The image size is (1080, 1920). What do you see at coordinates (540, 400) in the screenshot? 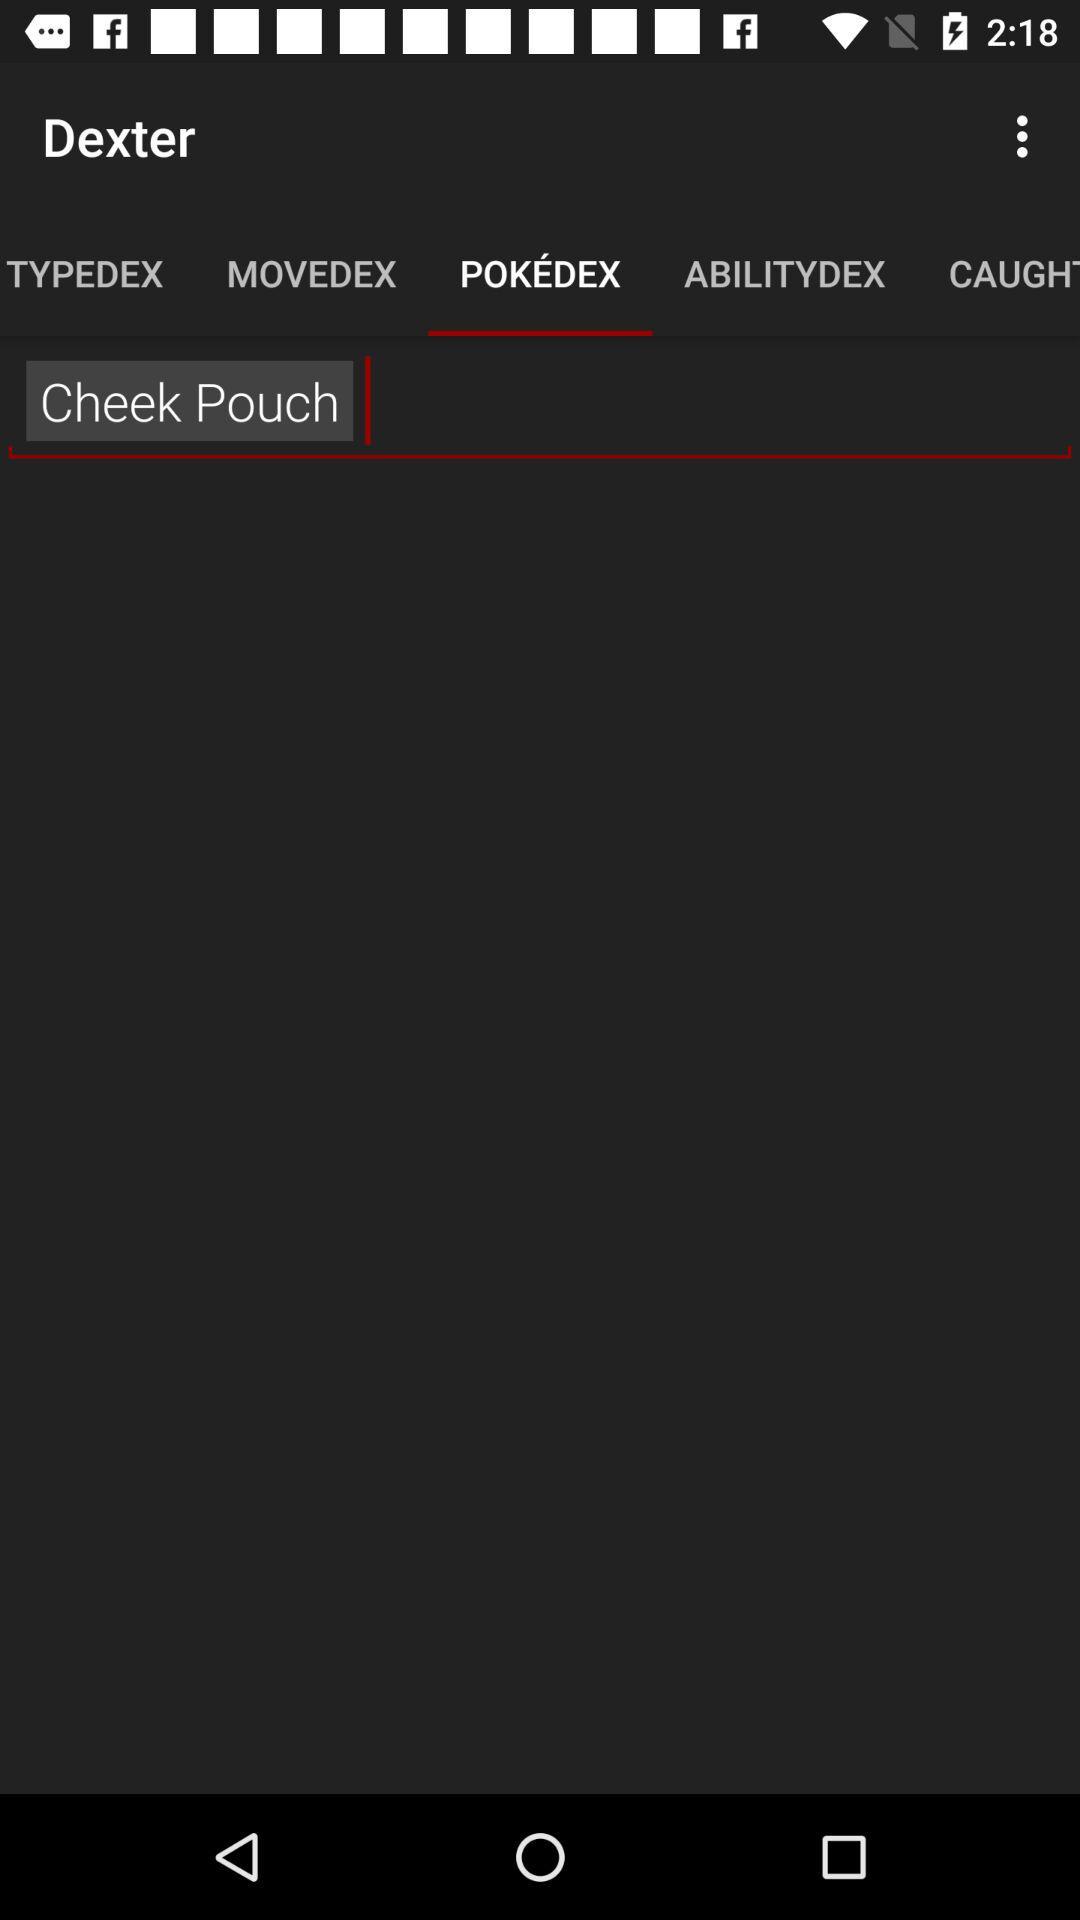
I see `the ,,  item` at bounding box center [540, 400].